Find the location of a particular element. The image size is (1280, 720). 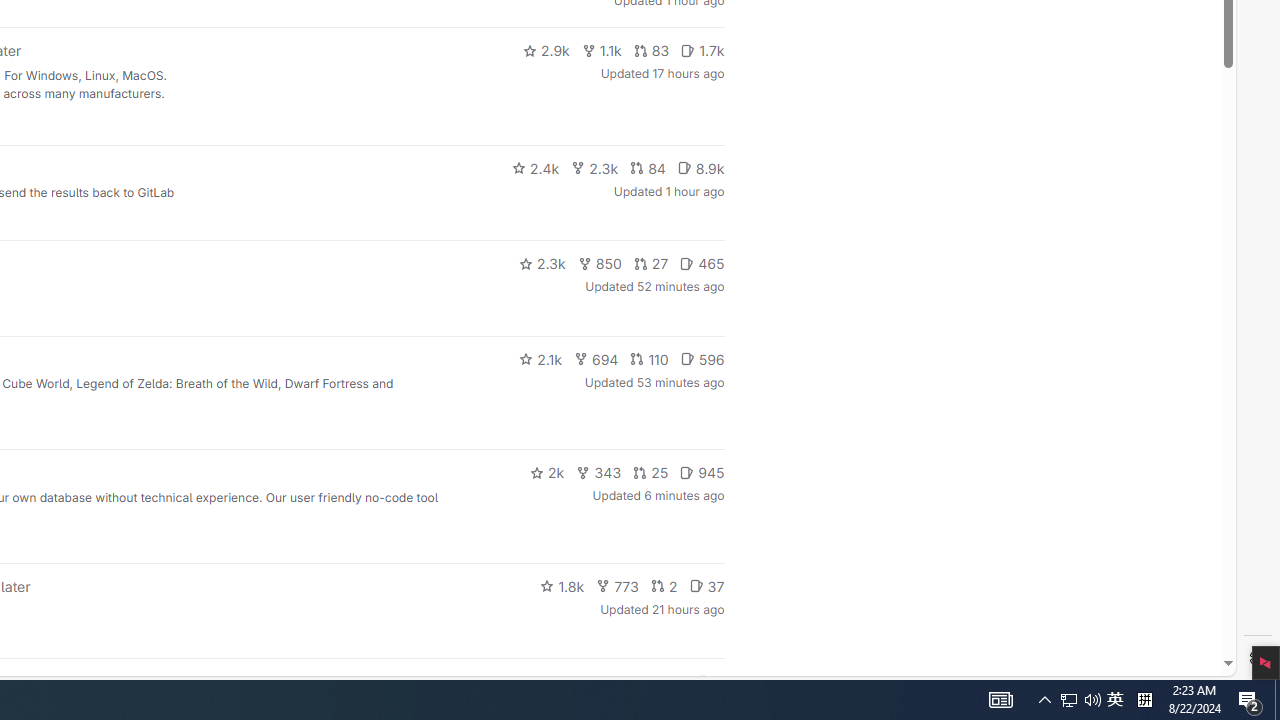

'37' is located at coordinates (706, 585).